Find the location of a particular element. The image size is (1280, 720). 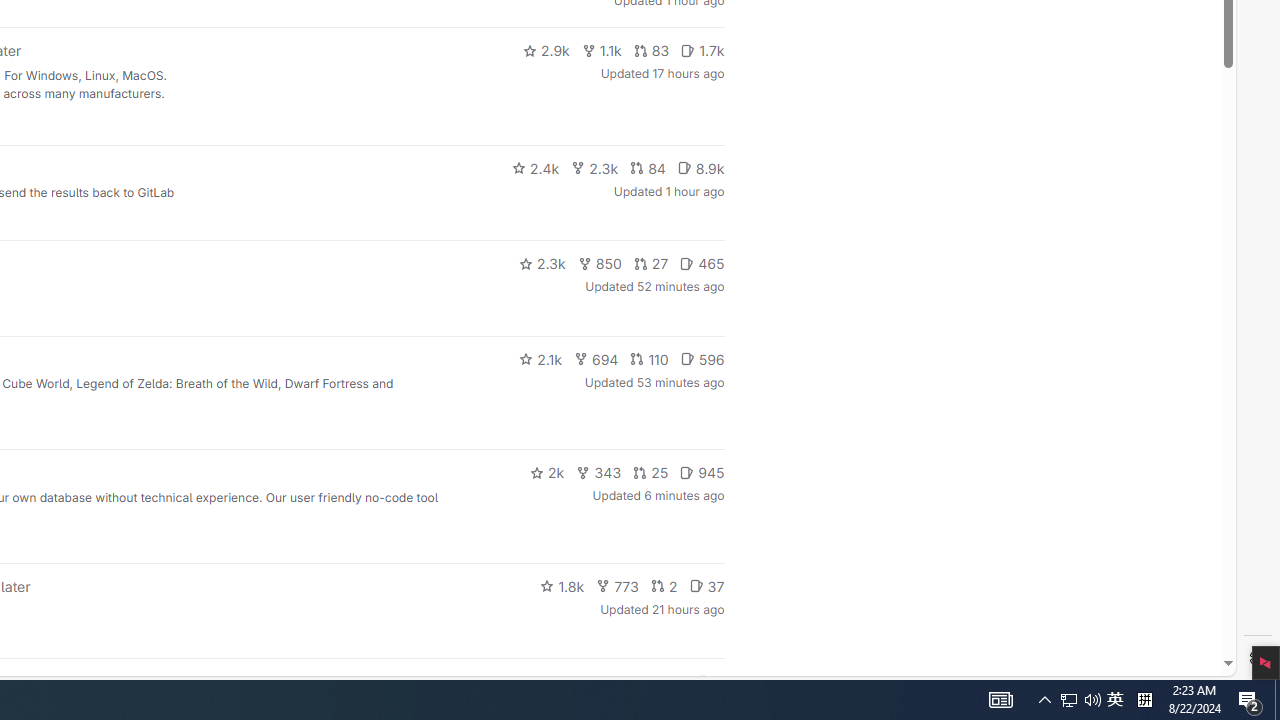

'37' is located at coordinates (706, 585).